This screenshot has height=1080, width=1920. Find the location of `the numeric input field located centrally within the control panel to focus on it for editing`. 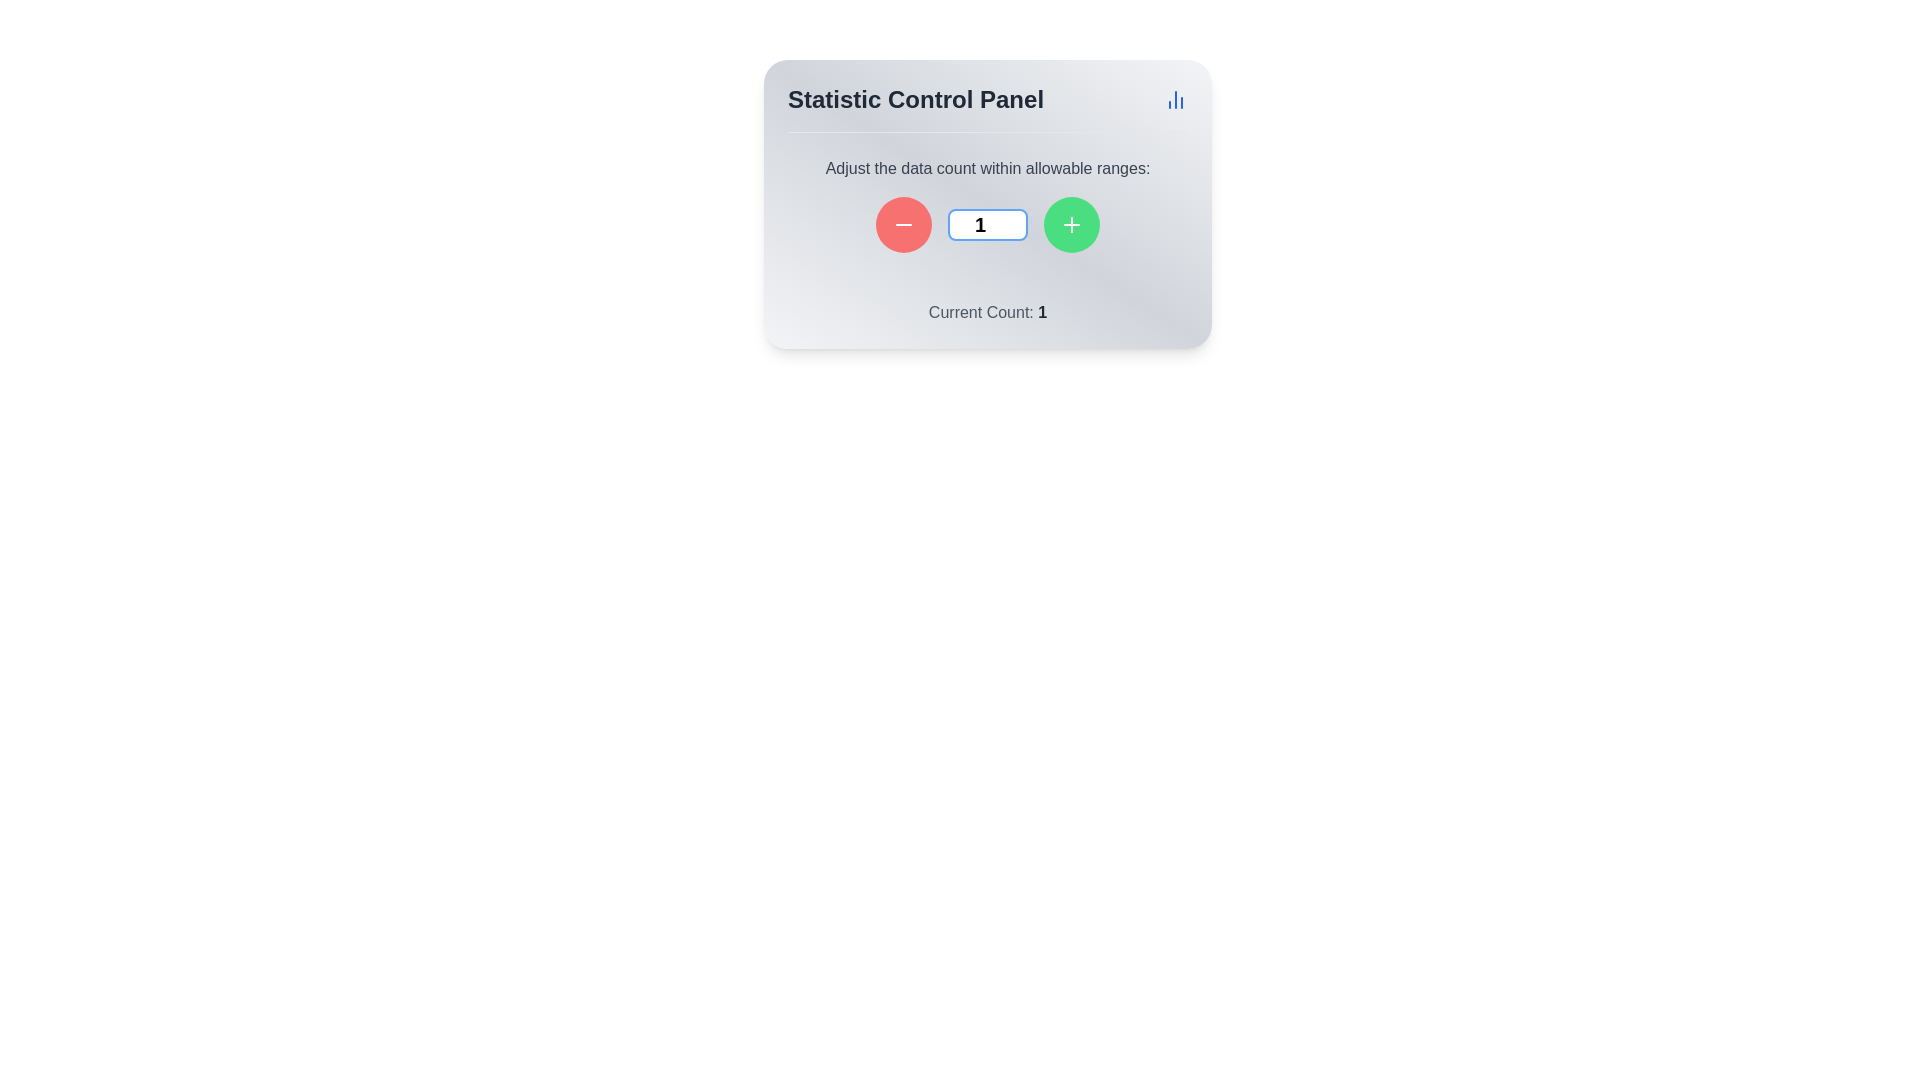

the numeric input field located centrally within the control panel to focus on it for editing is located at coordinates (988, 224).